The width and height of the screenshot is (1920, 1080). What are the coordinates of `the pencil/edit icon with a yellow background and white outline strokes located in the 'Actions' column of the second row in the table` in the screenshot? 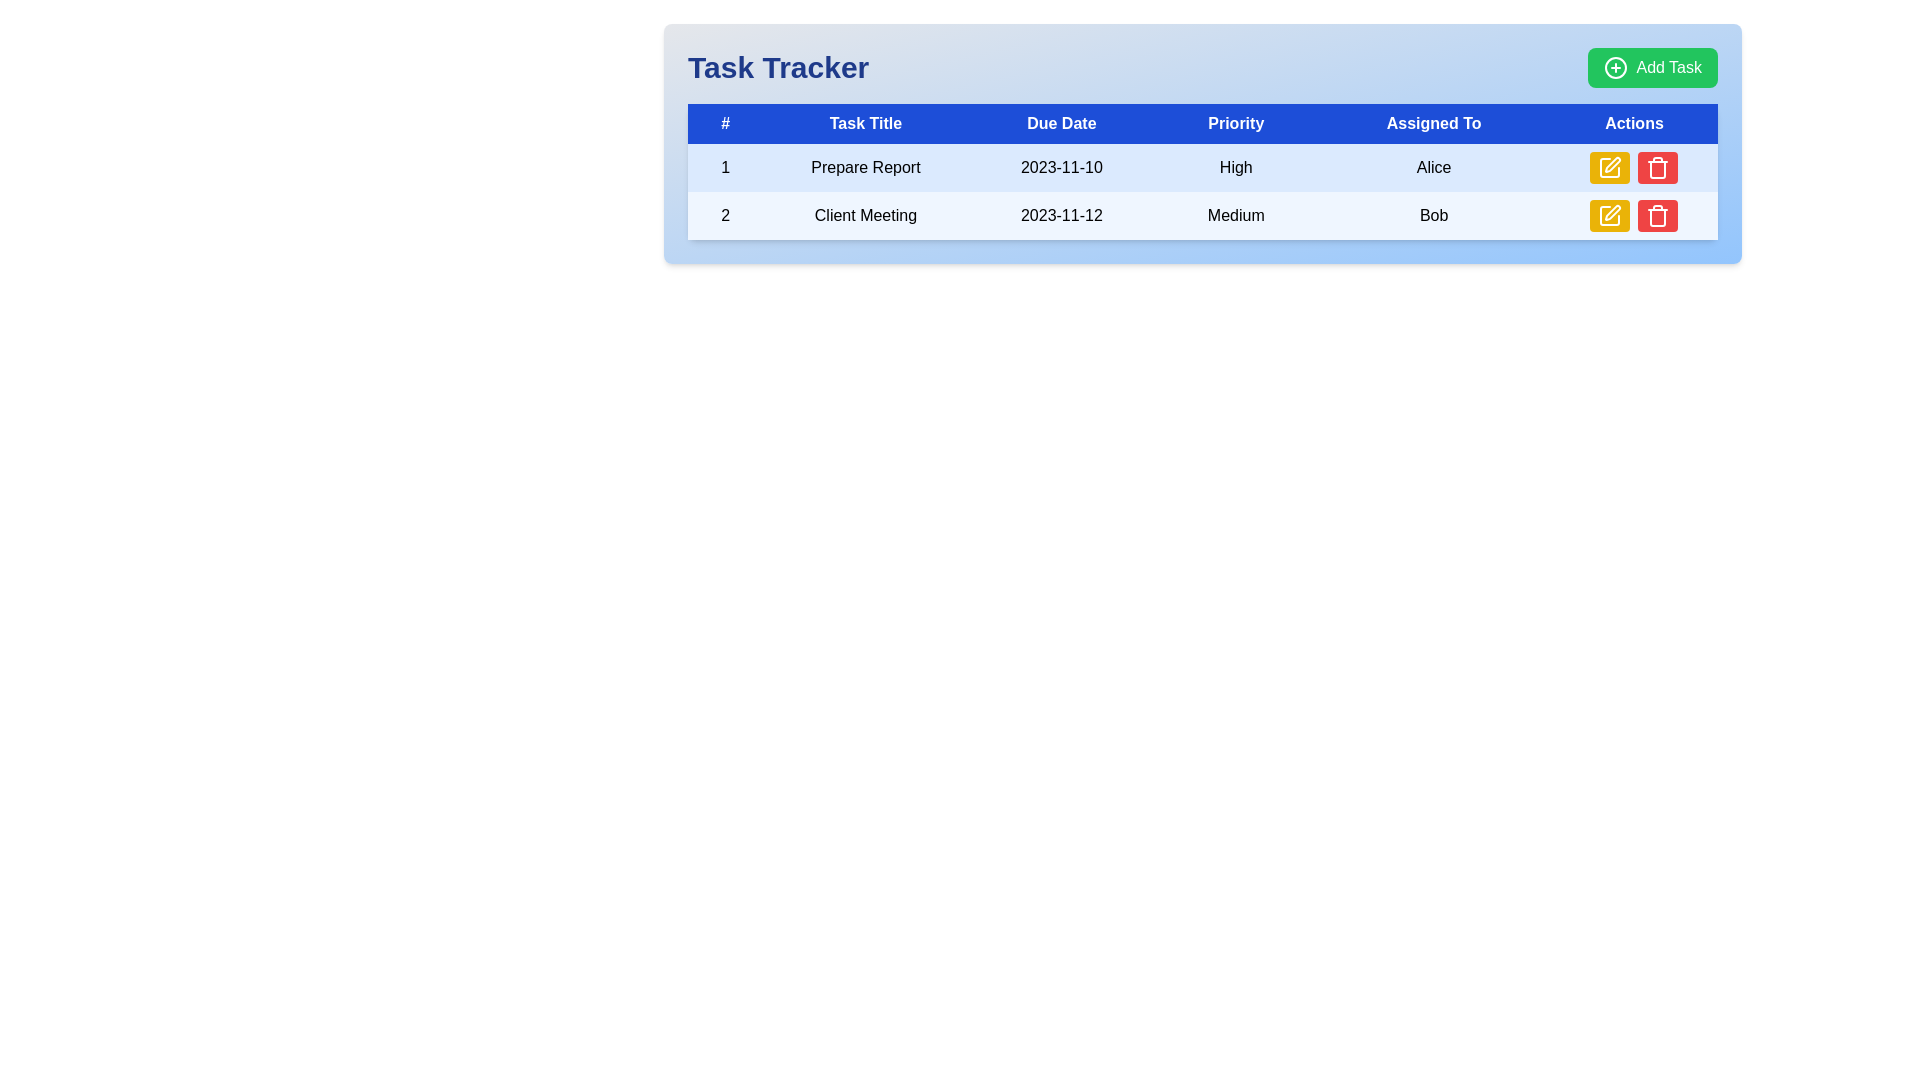 It's located at (1610, 216).